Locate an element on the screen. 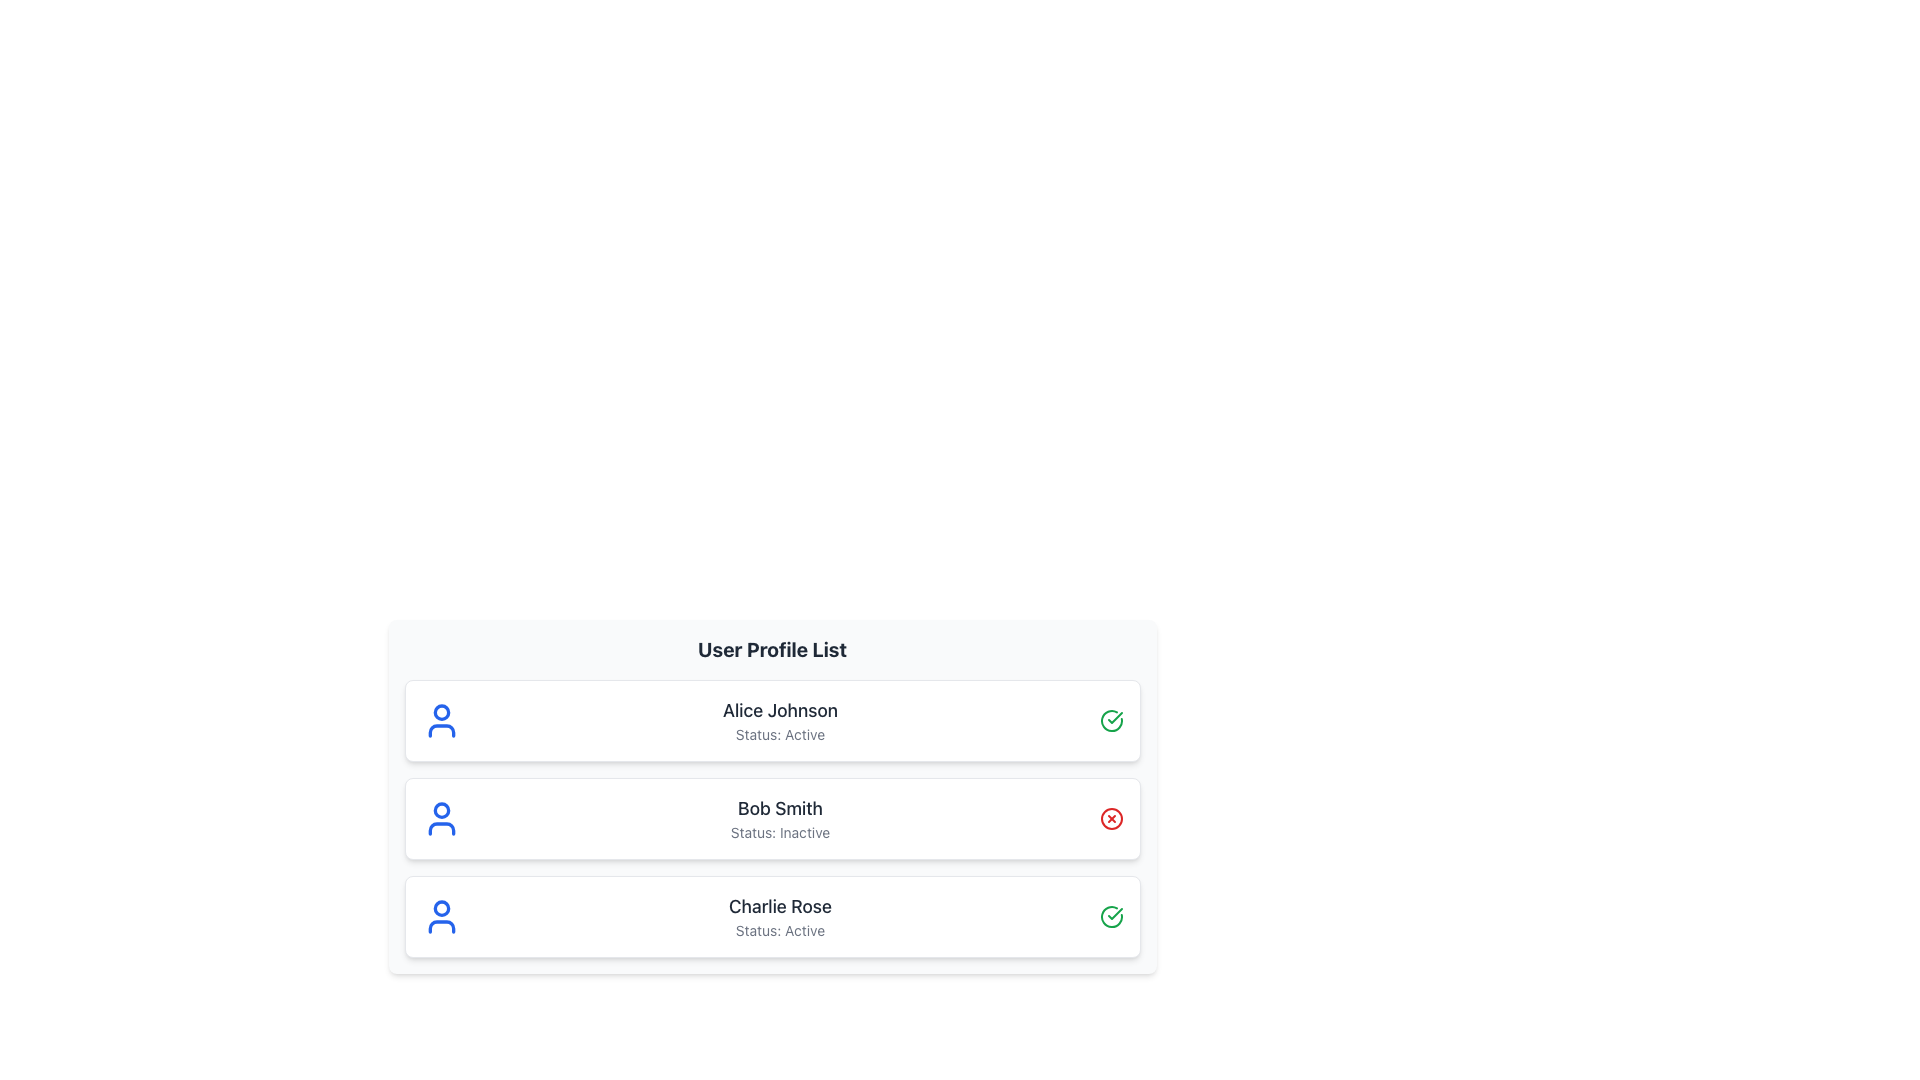 This screenshot has height=1080, width=1920. the Text Header element that serves as the title for the user profile section, located at the top-center of the layout is located at coordinates (771, 650).